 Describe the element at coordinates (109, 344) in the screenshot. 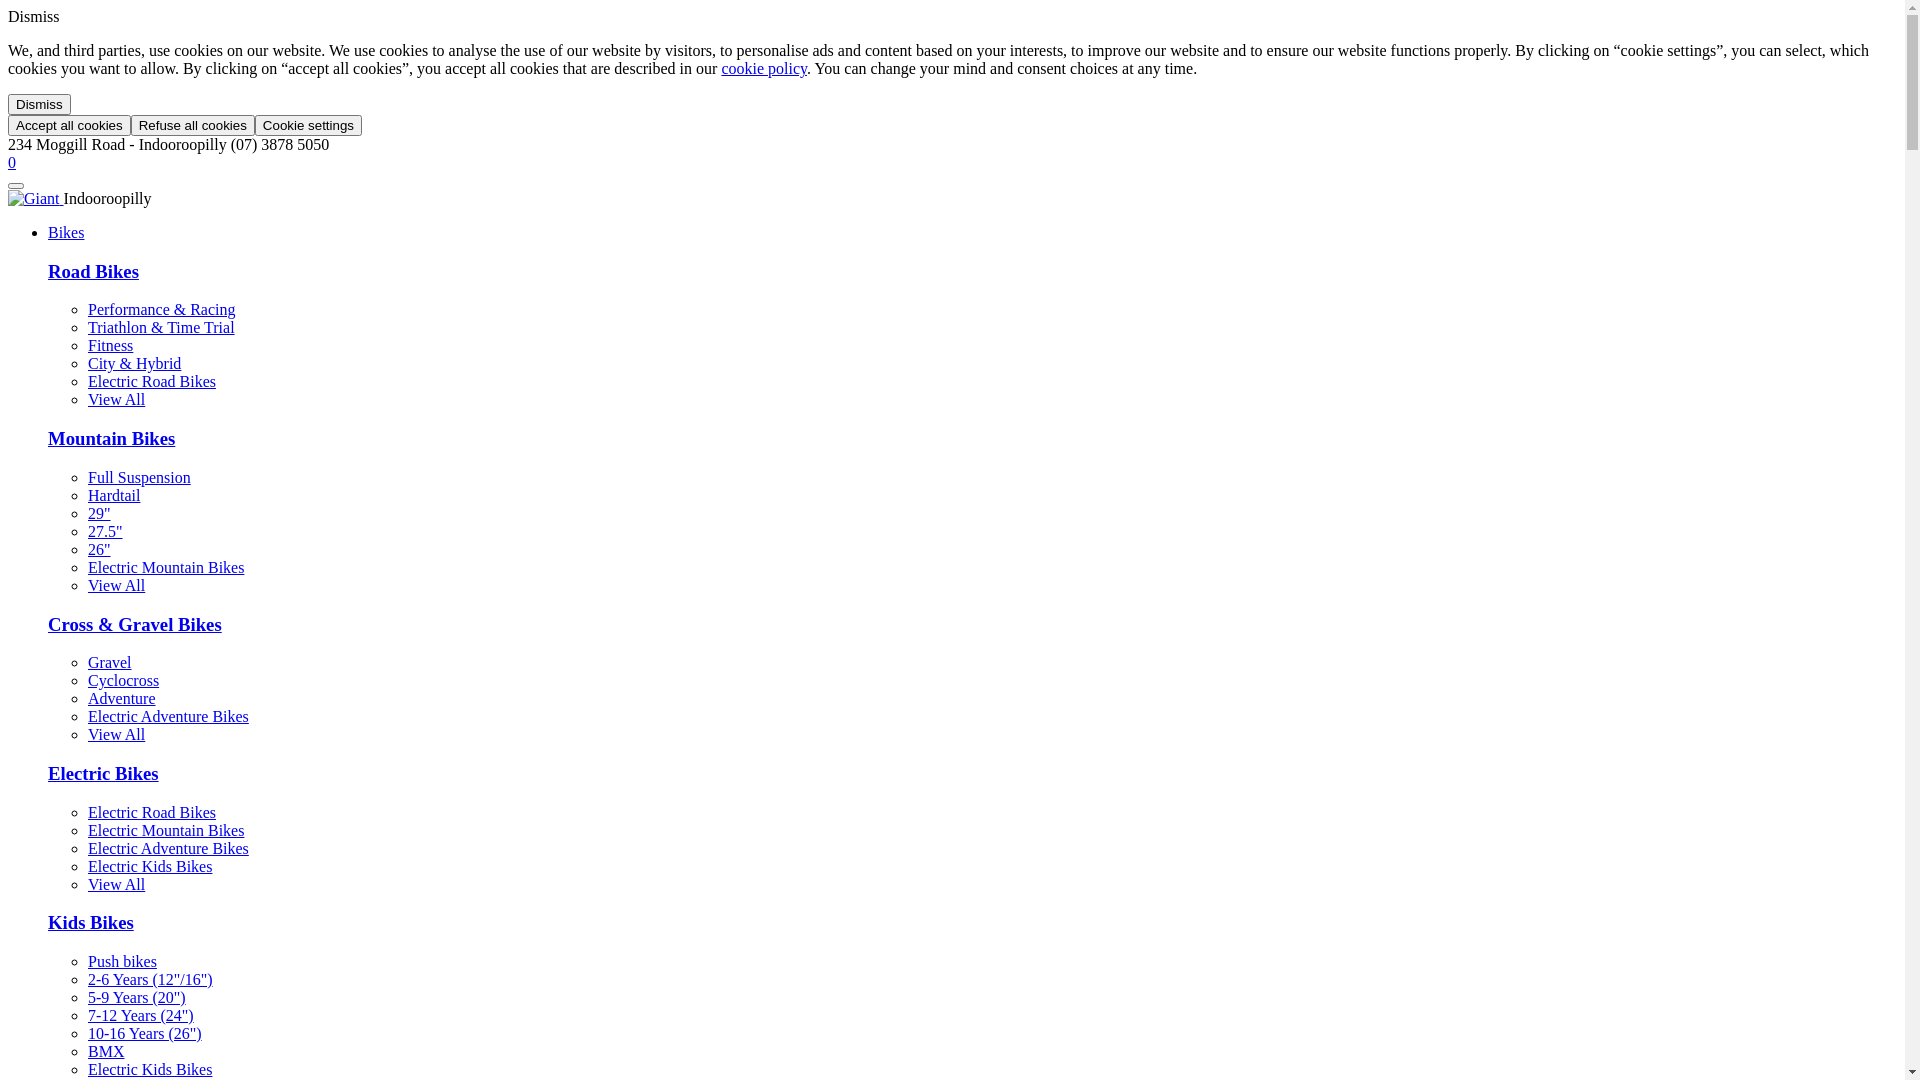

I see `'Fitness'` at that location.